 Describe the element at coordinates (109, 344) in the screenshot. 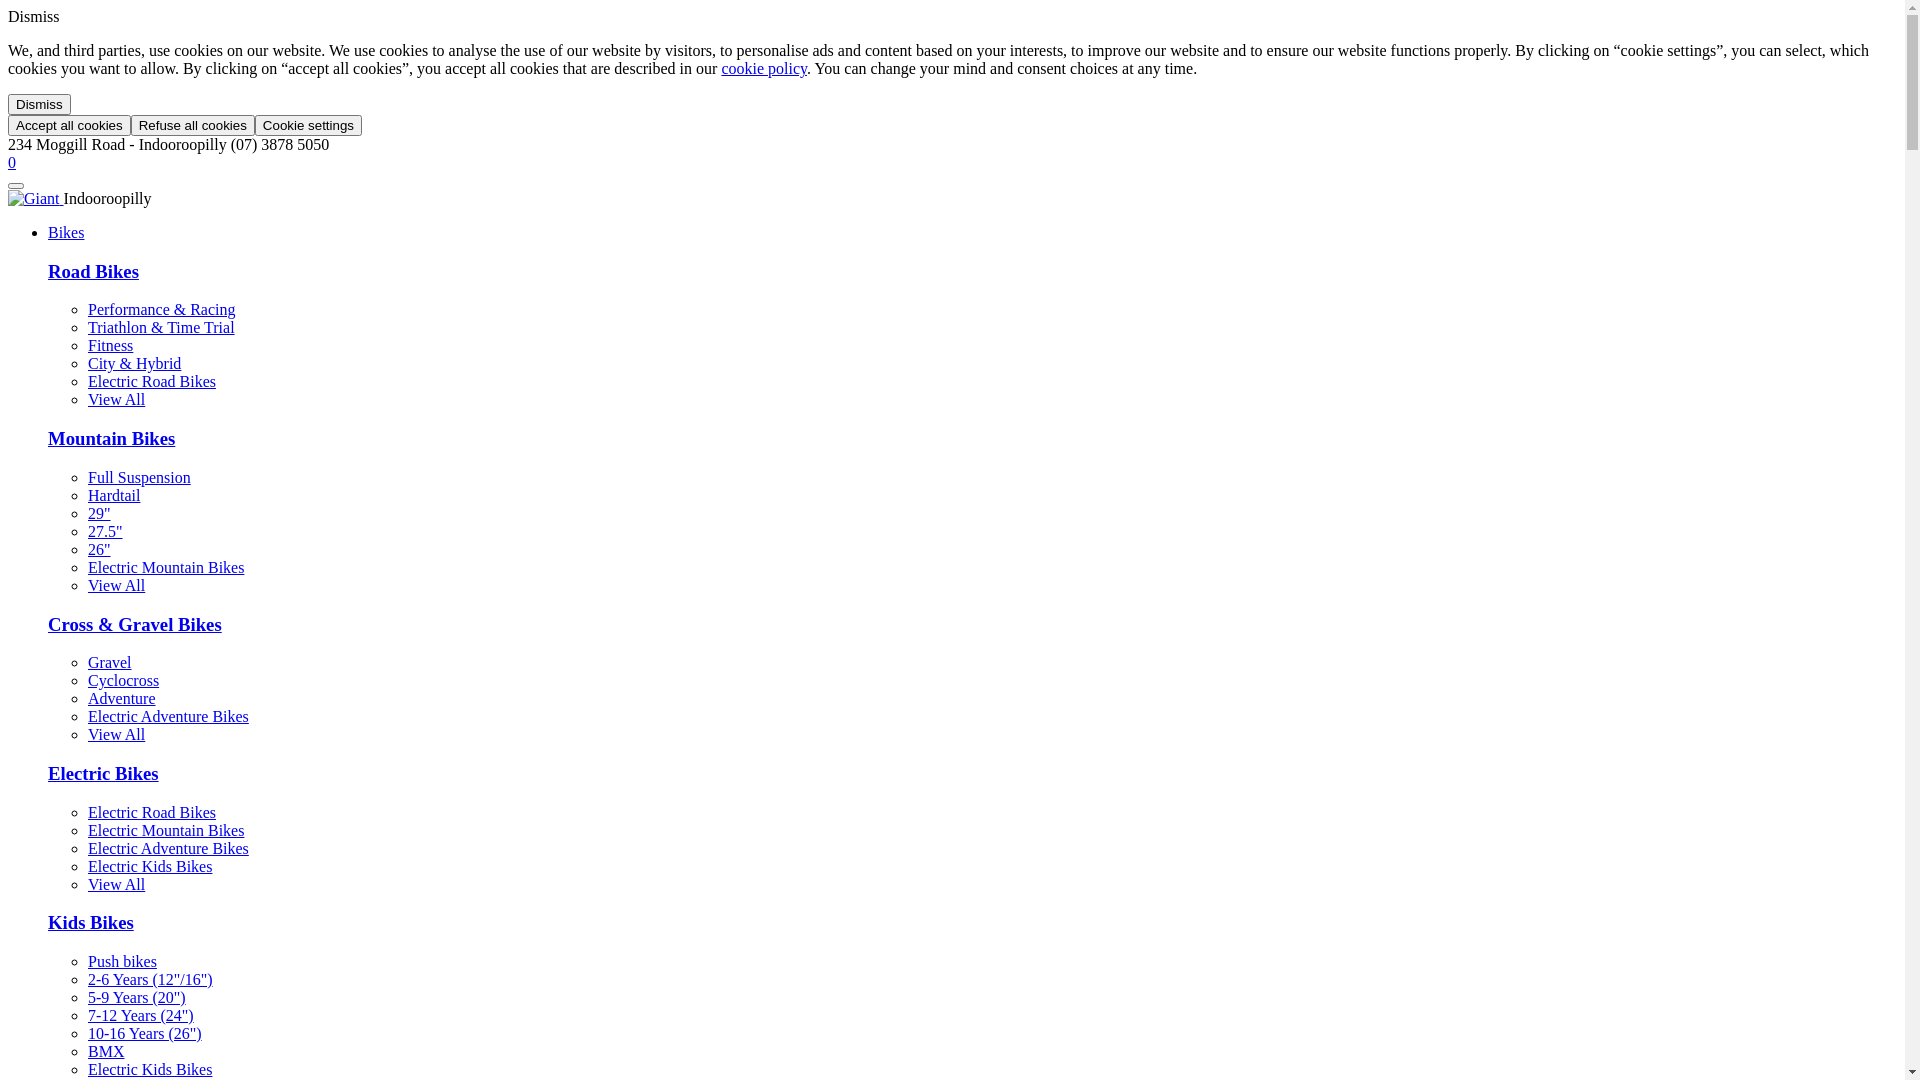

I see `'Fitness'` at that location.